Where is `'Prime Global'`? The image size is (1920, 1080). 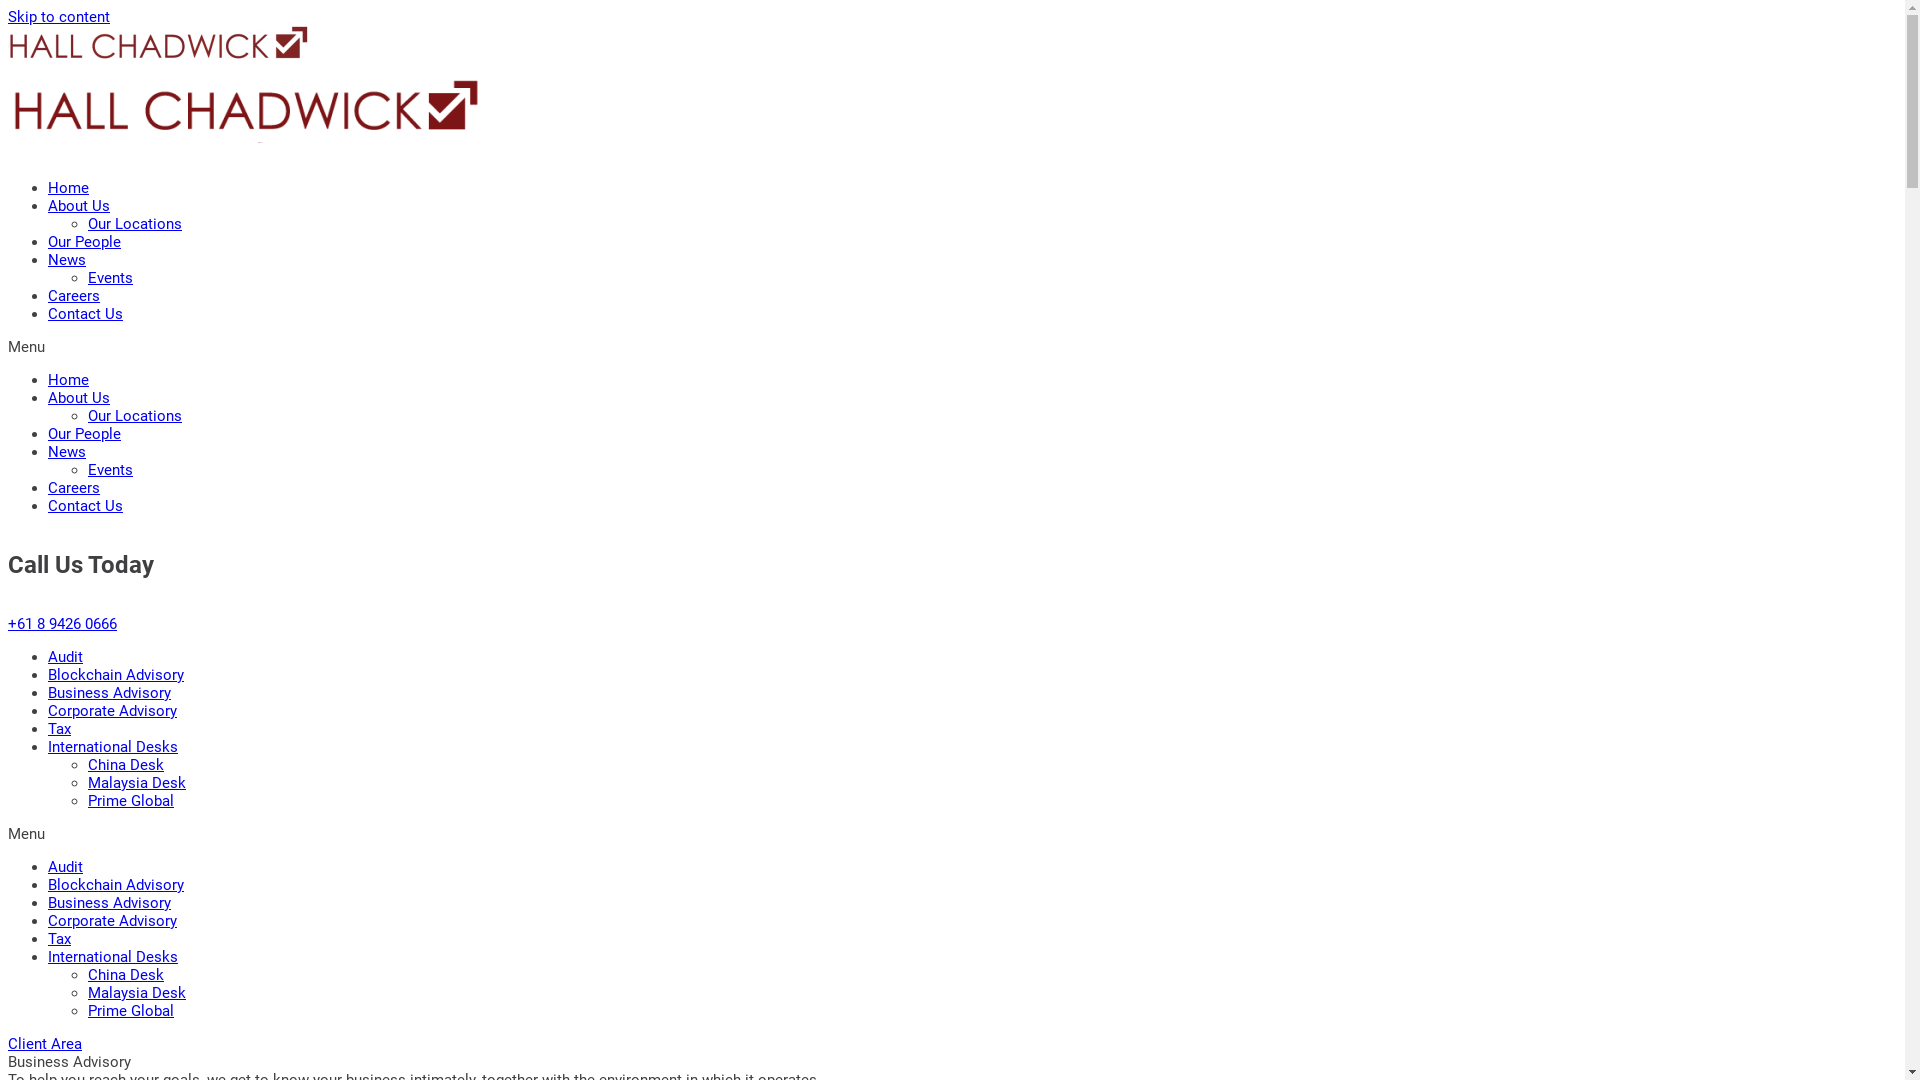
'Prime Global' is located at coordinates (129, 800).